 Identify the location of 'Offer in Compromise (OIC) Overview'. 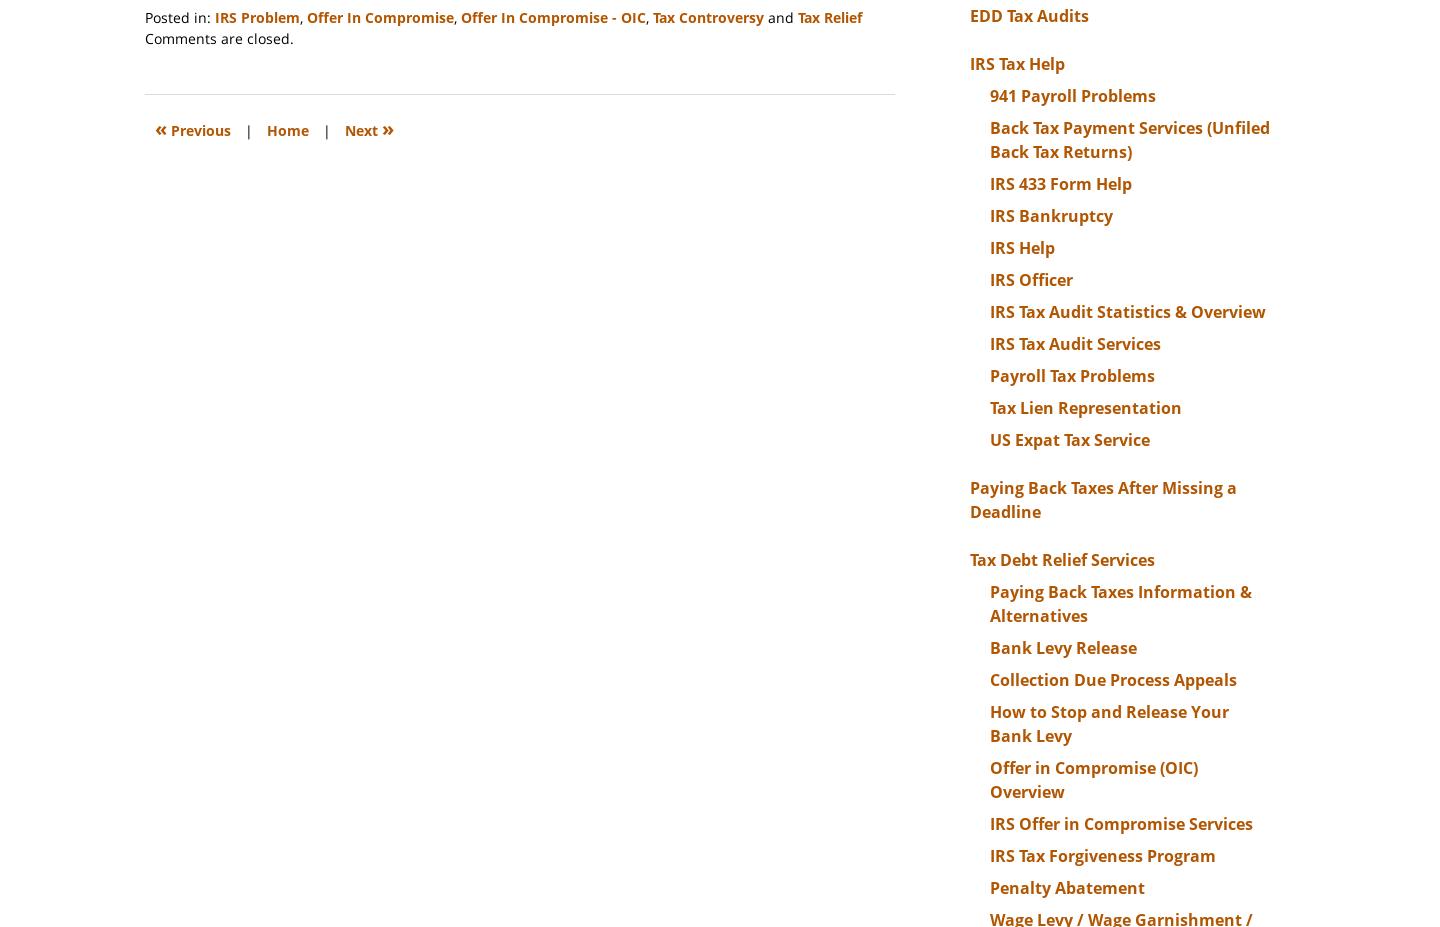
(989, 778).